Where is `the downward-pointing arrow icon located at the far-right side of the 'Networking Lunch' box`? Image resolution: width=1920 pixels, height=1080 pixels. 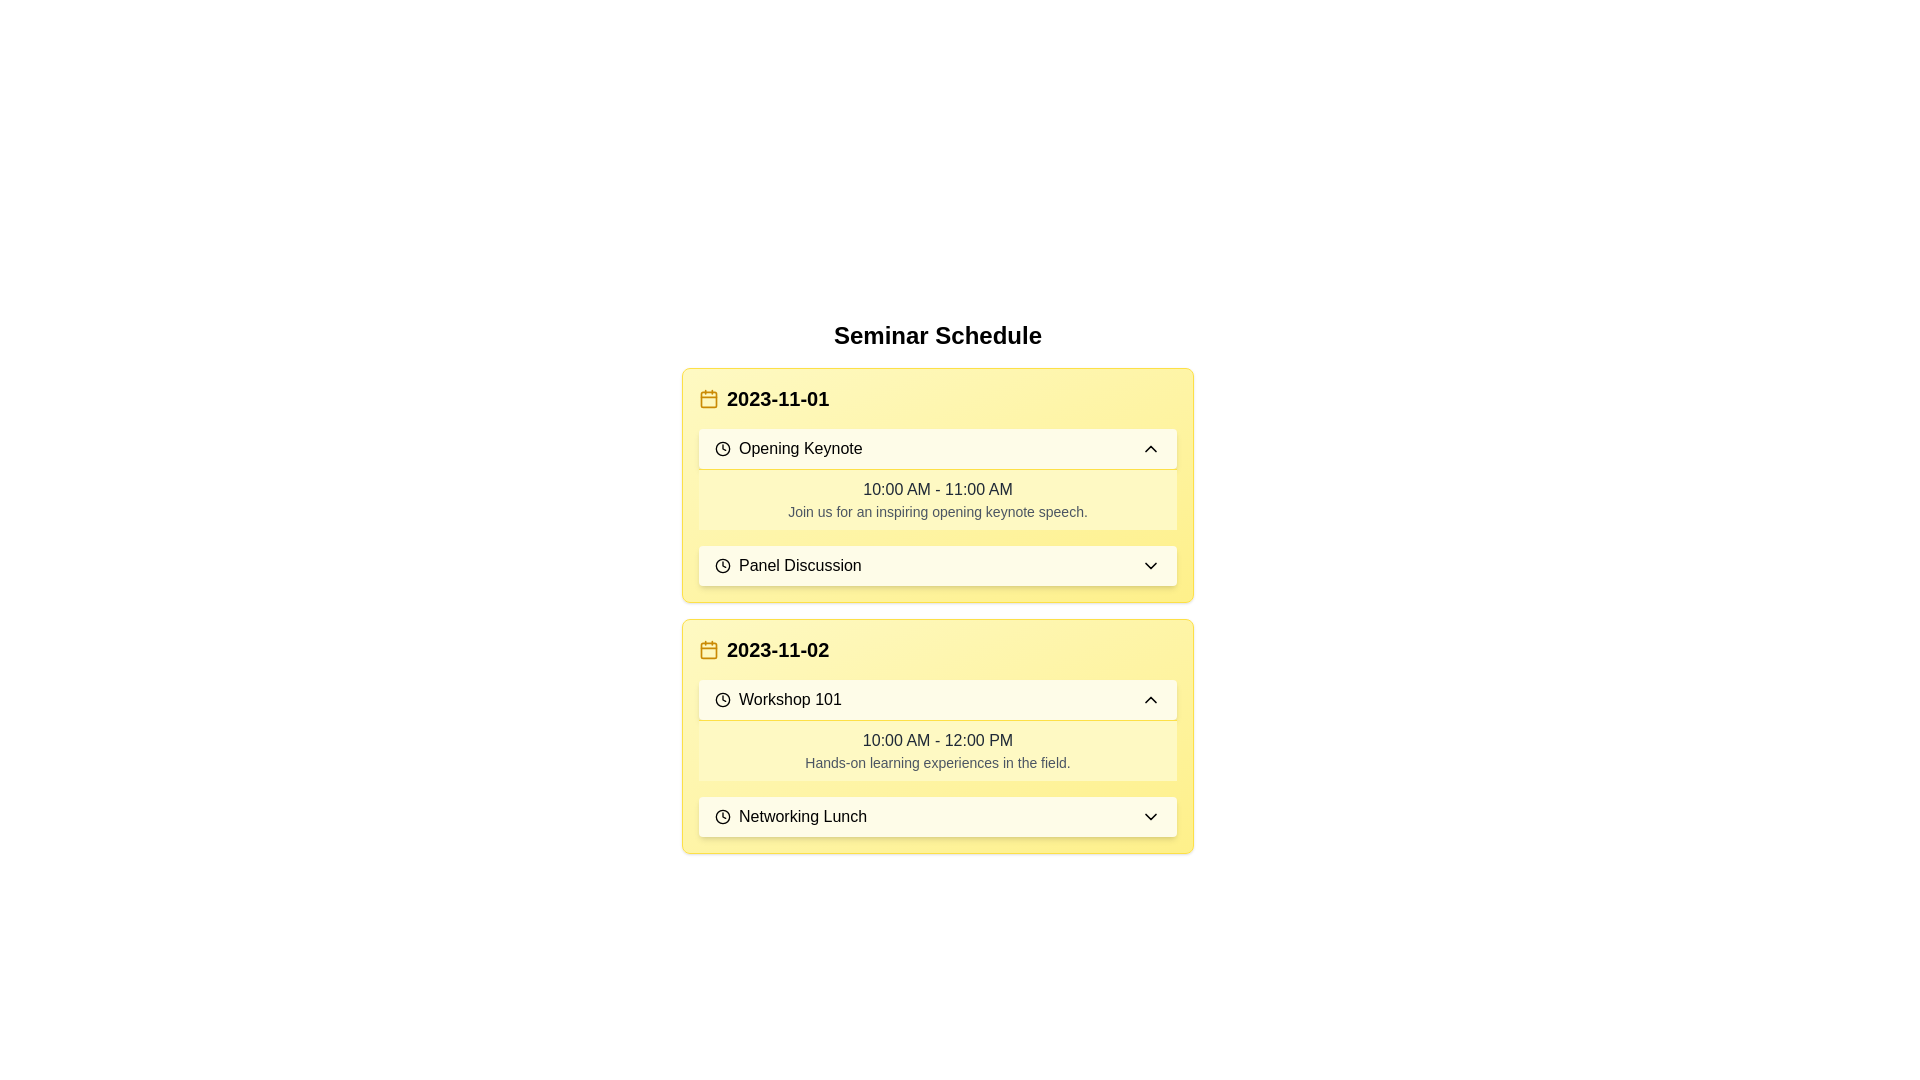 the downward-pointing arrow icon located at the far-right side of the 'Networking Lunch' box is located at coordinates (1151, 817).